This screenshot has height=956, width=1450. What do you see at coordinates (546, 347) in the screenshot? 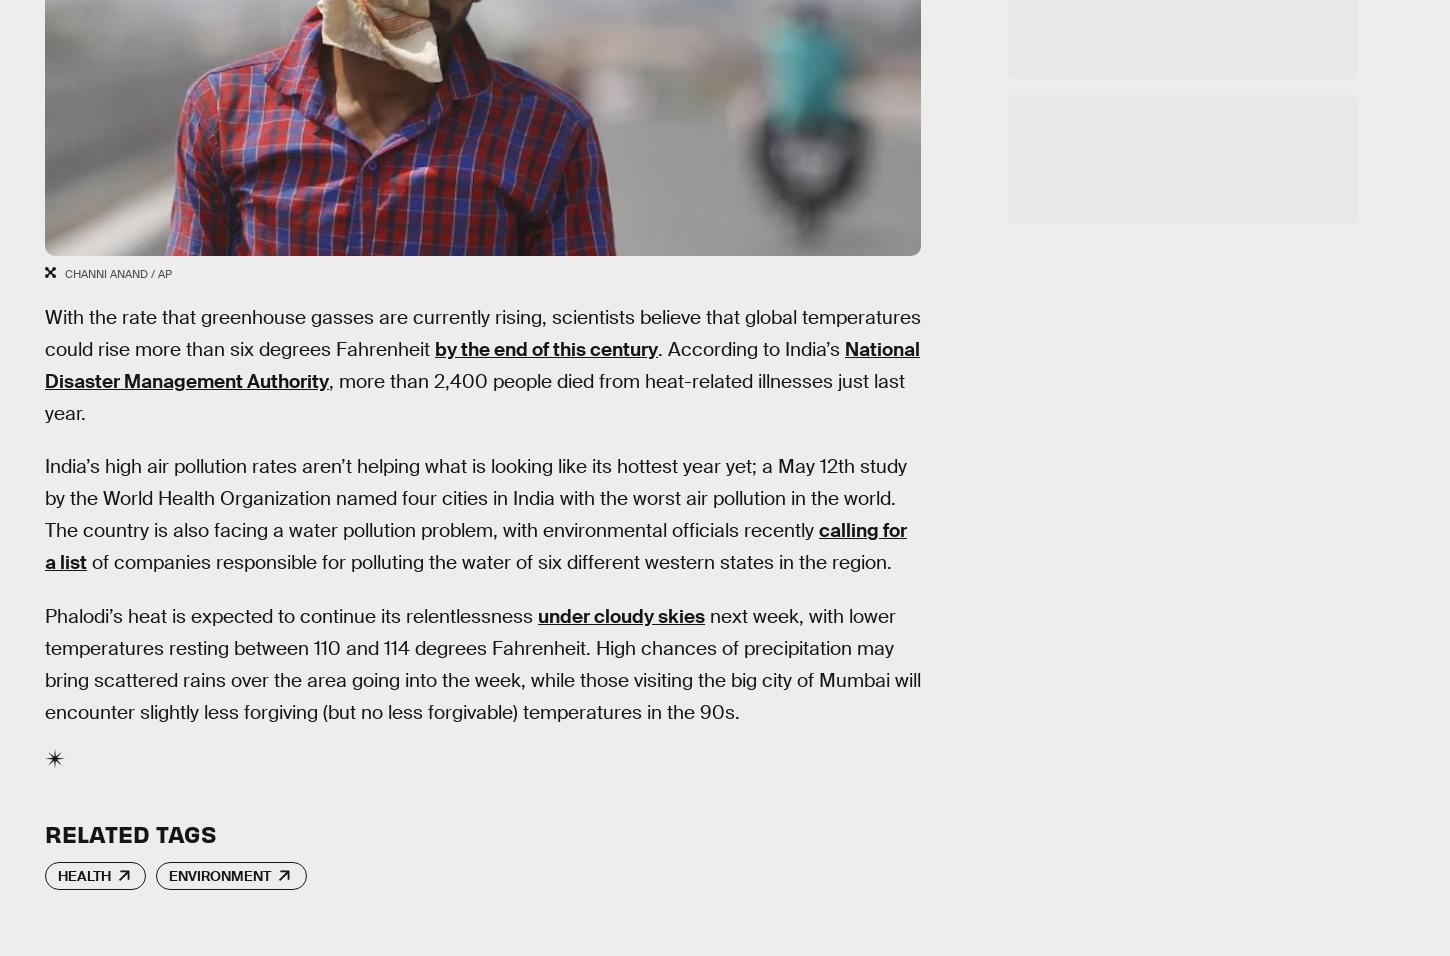
I see `'by the end of this century'` at bounding box center [546, 347].